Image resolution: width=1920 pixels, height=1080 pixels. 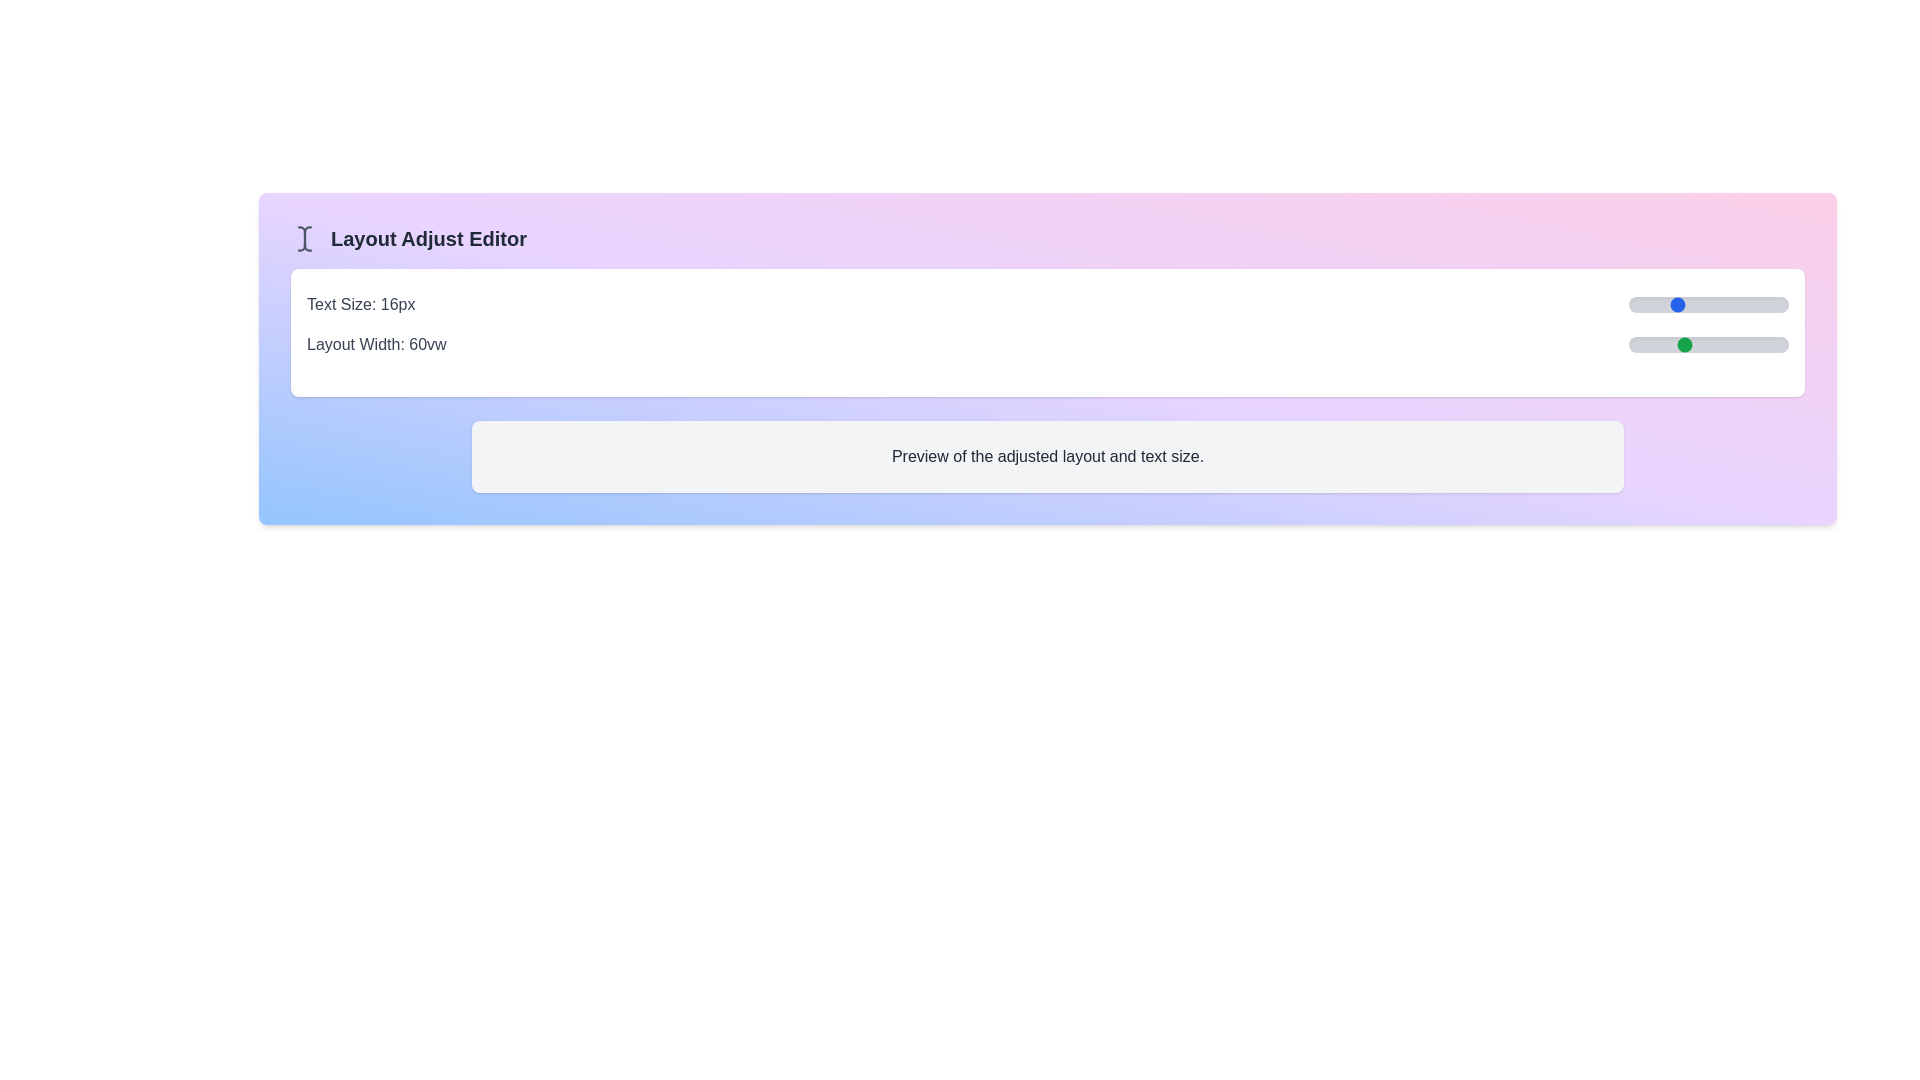 What do you see at coordinates (1775, 343) in the screenshot?
I see `the layout width` at bounding box center [1775, 343].